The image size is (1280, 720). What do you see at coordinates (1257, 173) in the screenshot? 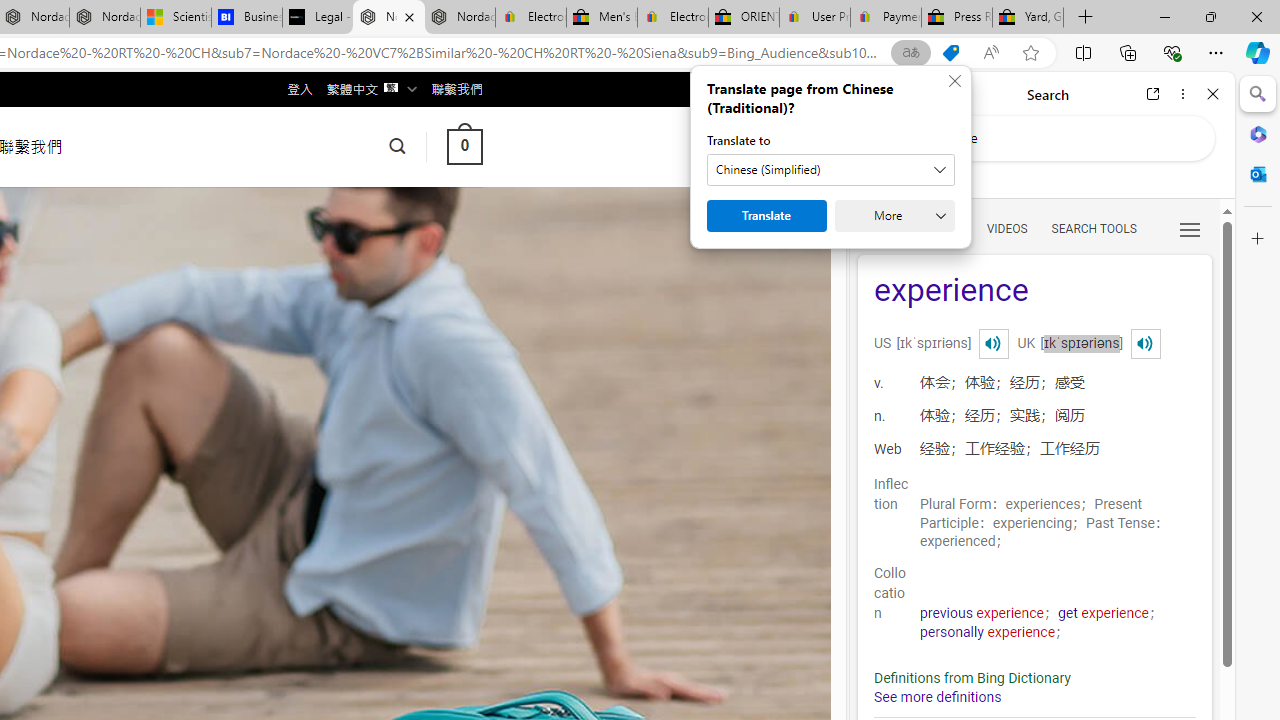
I see `'Outlook'` at bounding box center [1257, 173].